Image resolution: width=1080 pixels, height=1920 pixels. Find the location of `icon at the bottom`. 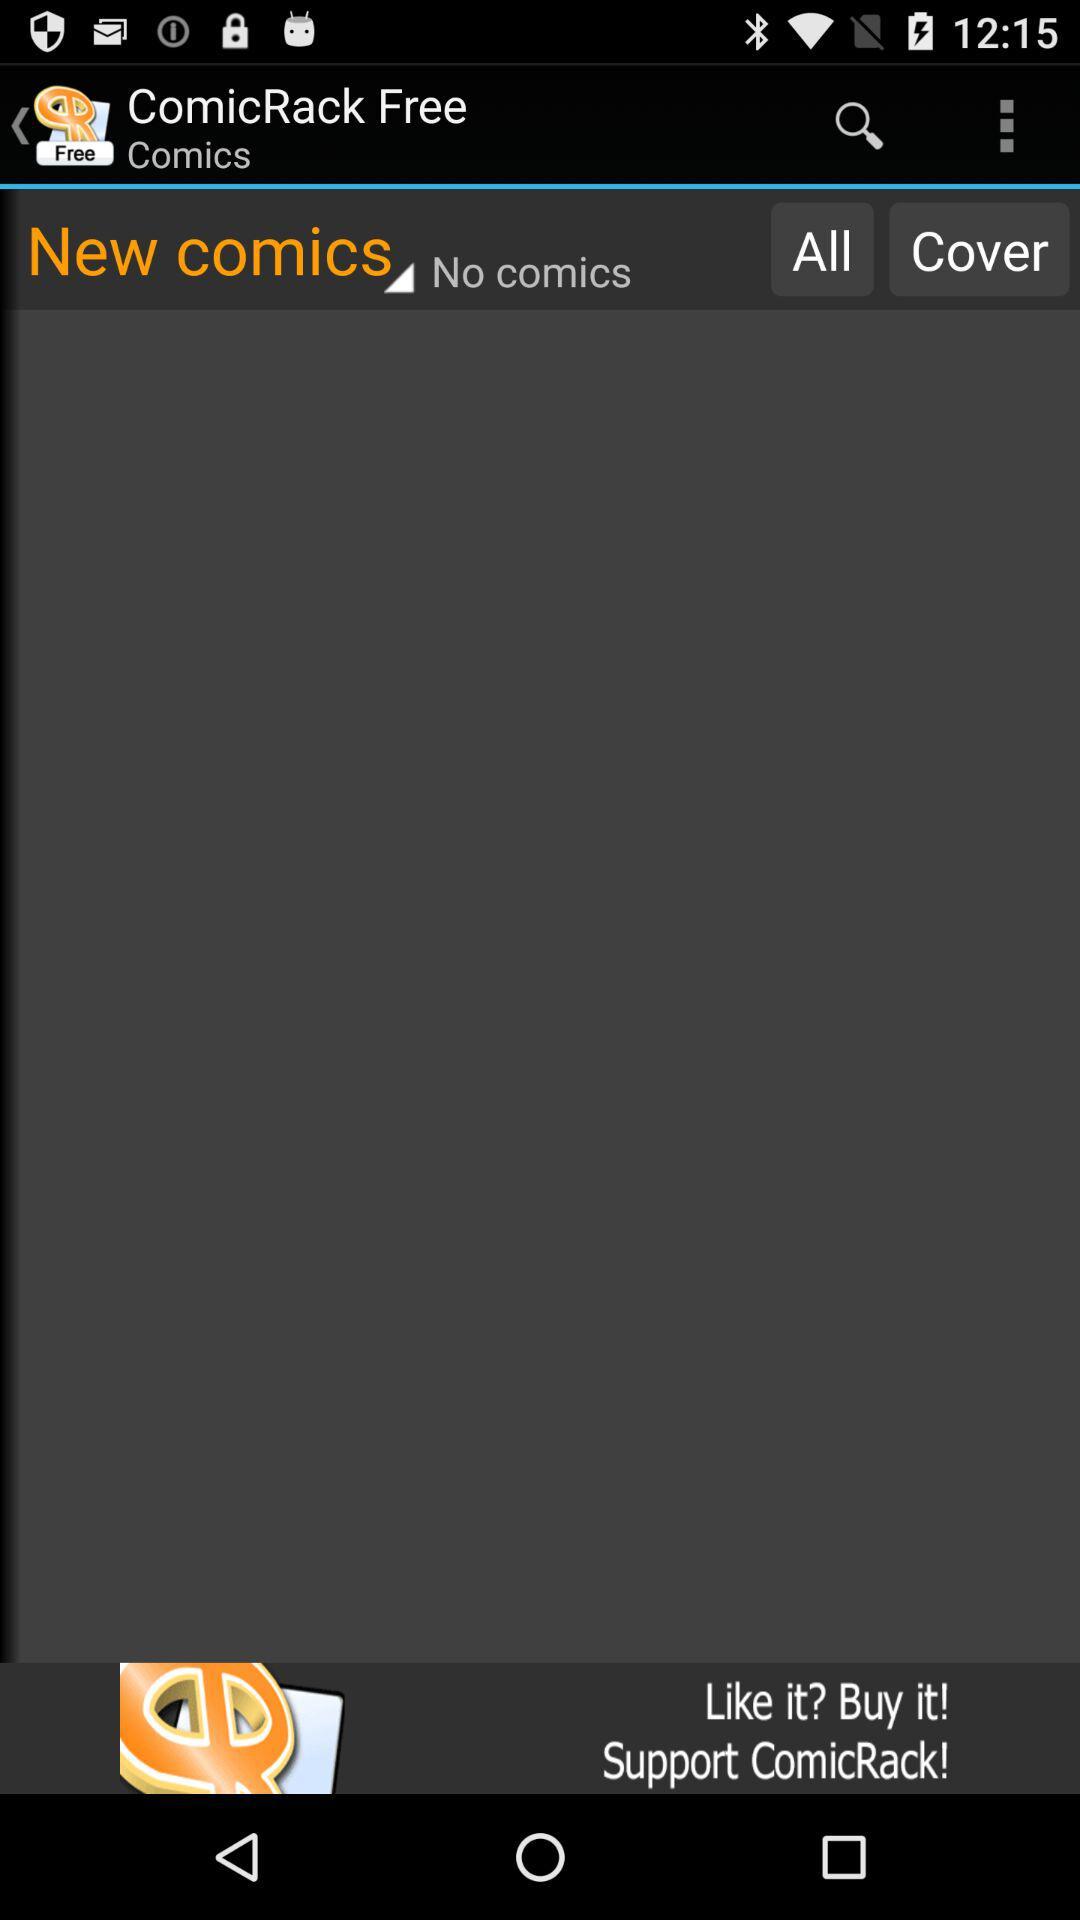

icon at the bottom is located at coordinates (540, 1727).